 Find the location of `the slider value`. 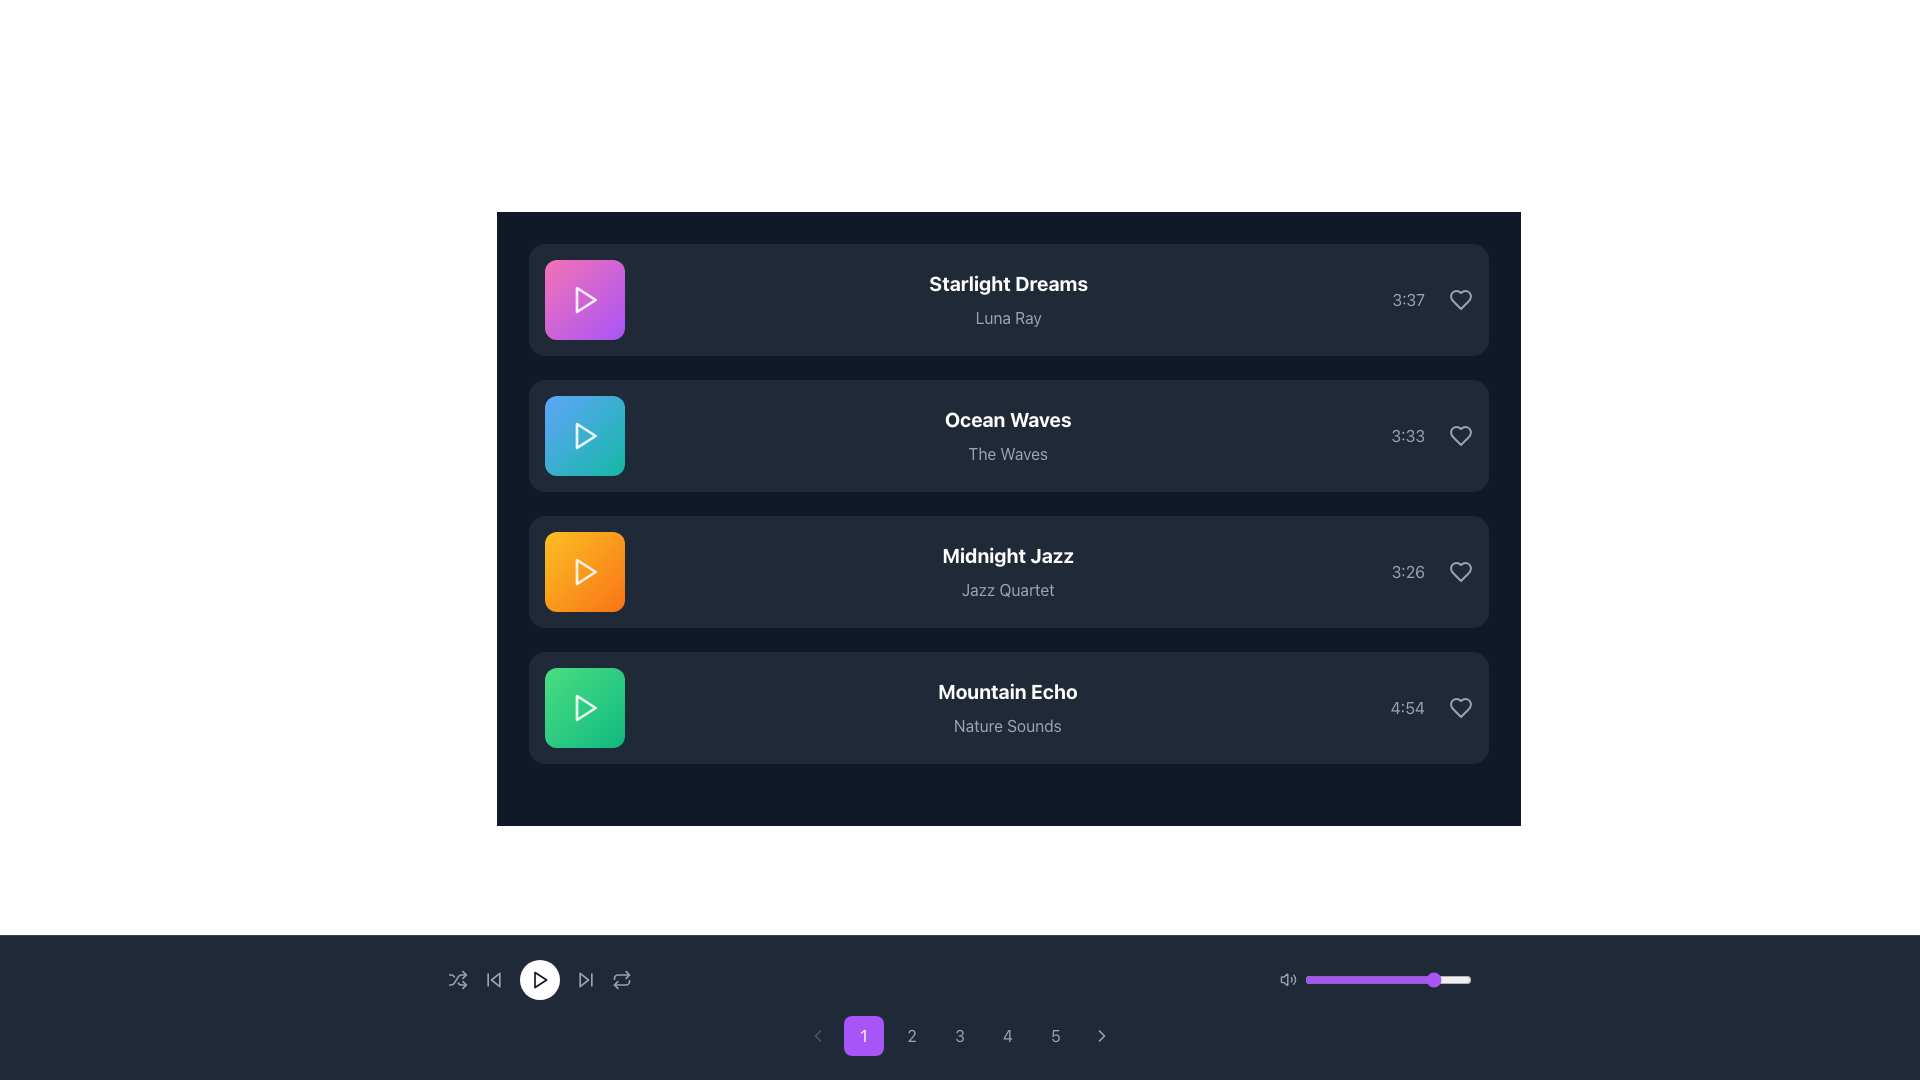

the slider value is located at coordinates (1348, 978).